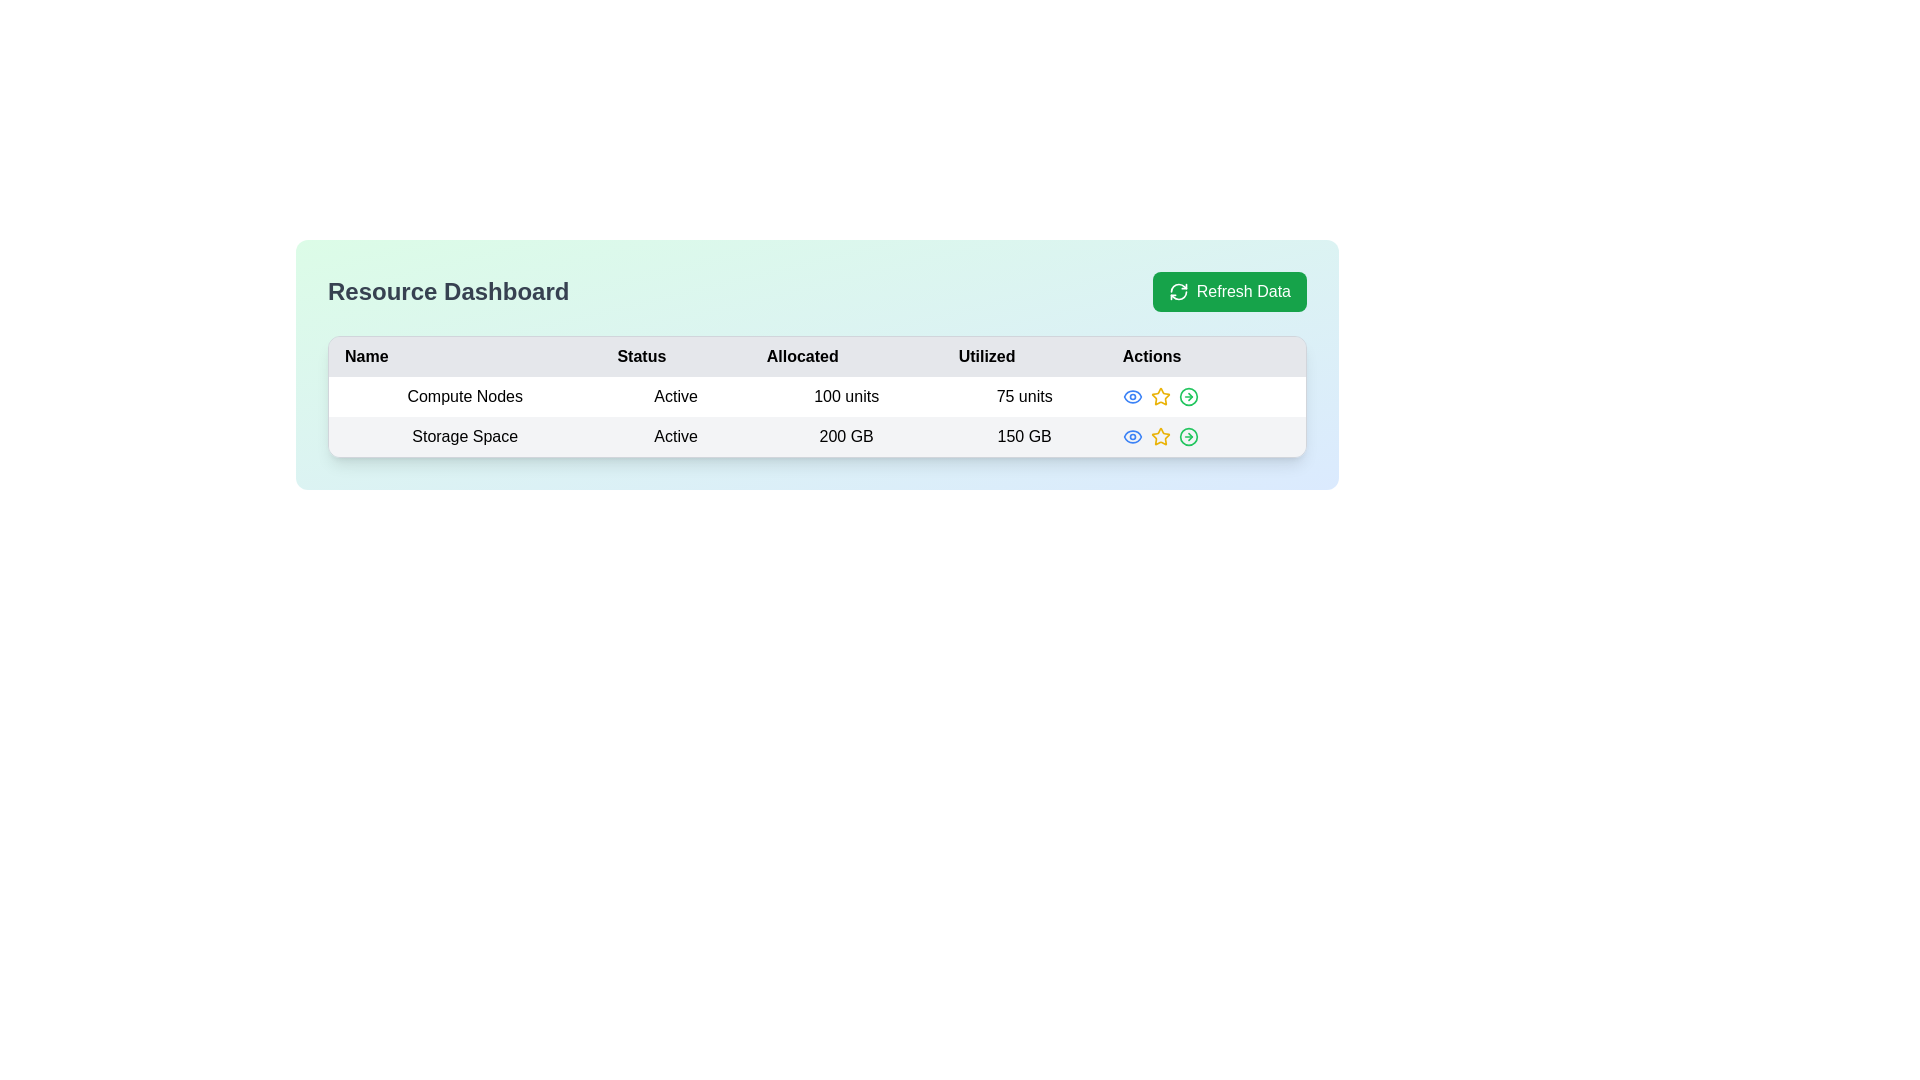 This screenshot has height=1080, width=1920. I want to click on the static text label displaying '200 GB' in the third cell under the 'Allocated' column of the table layout, so click(846, 435).